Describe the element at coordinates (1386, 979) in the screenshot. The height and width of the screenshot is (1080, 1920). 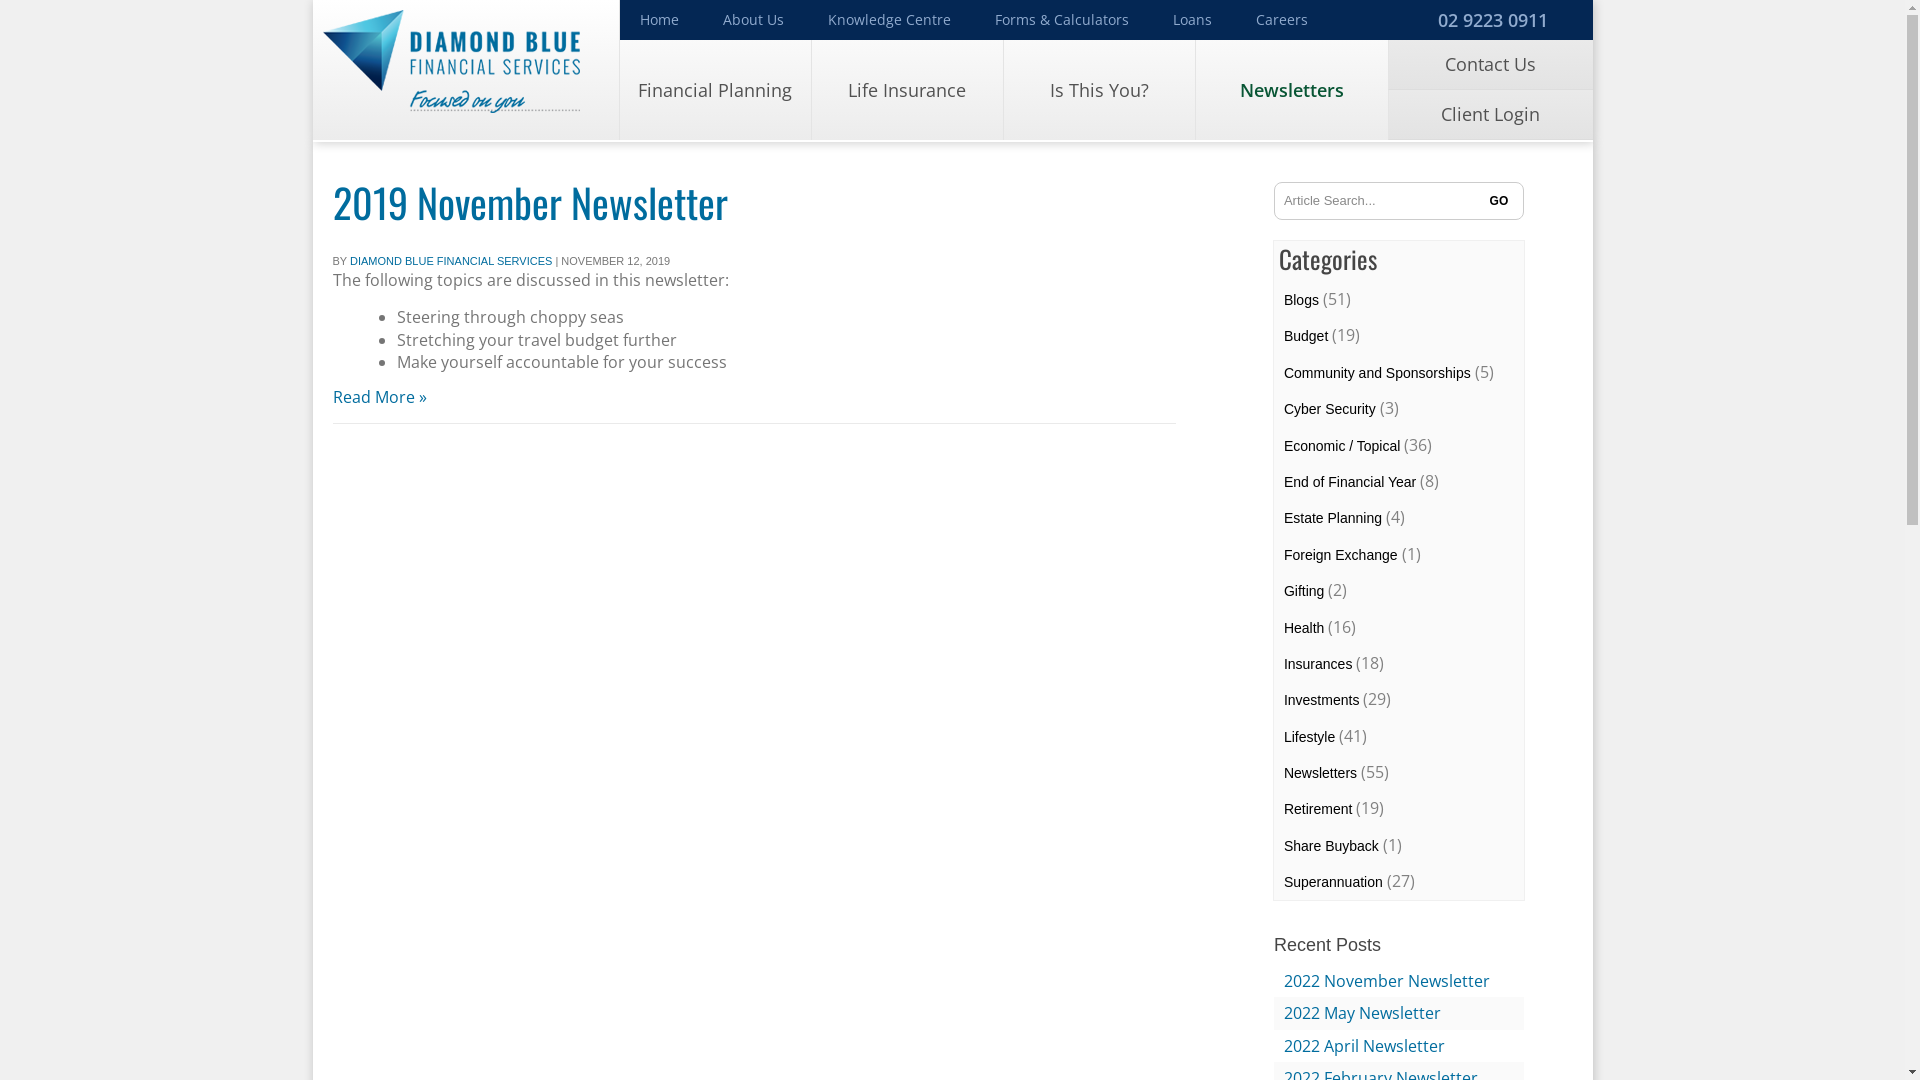
I see `'2022 November Newsletter'` at that location.